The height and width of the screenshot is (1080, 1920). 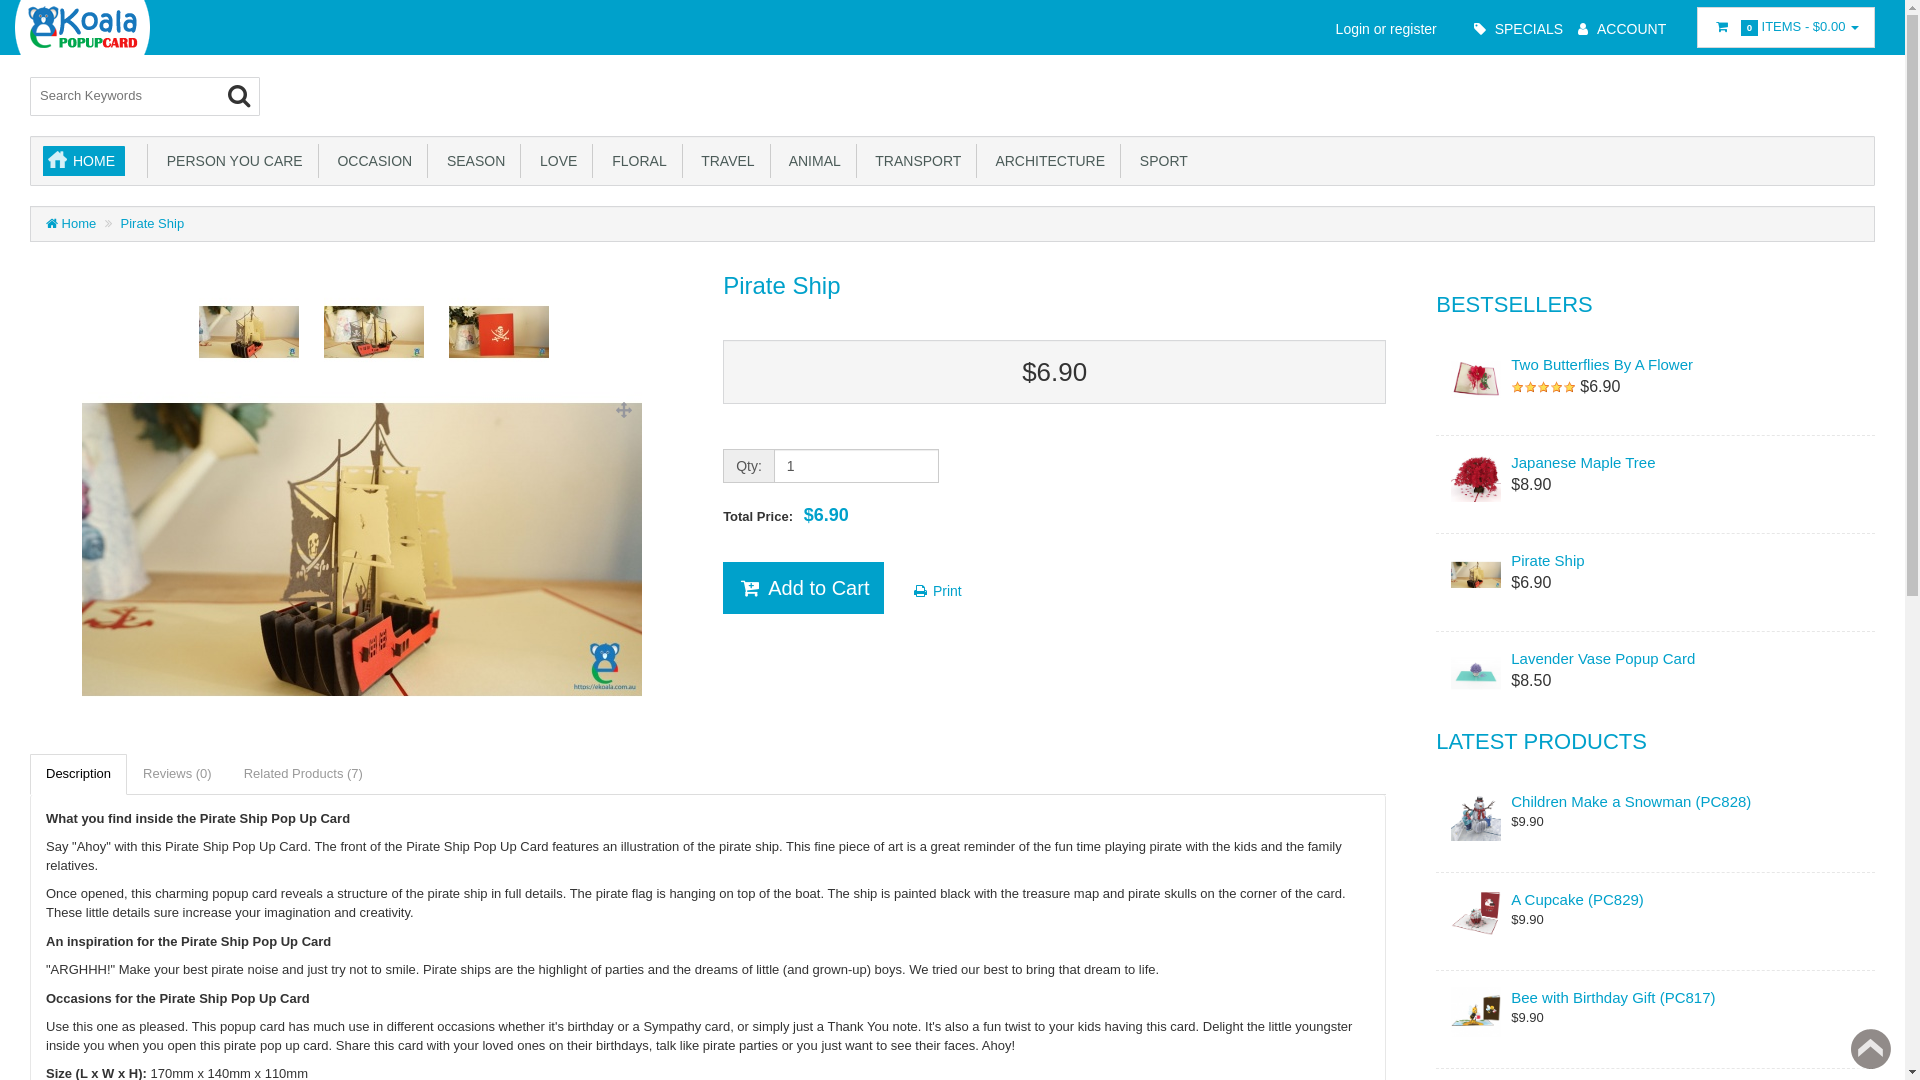 What do you see at coordinates (1162, 160) in the screenshot?
I see `'  SPORT'` at bounding box center [1162, 160].